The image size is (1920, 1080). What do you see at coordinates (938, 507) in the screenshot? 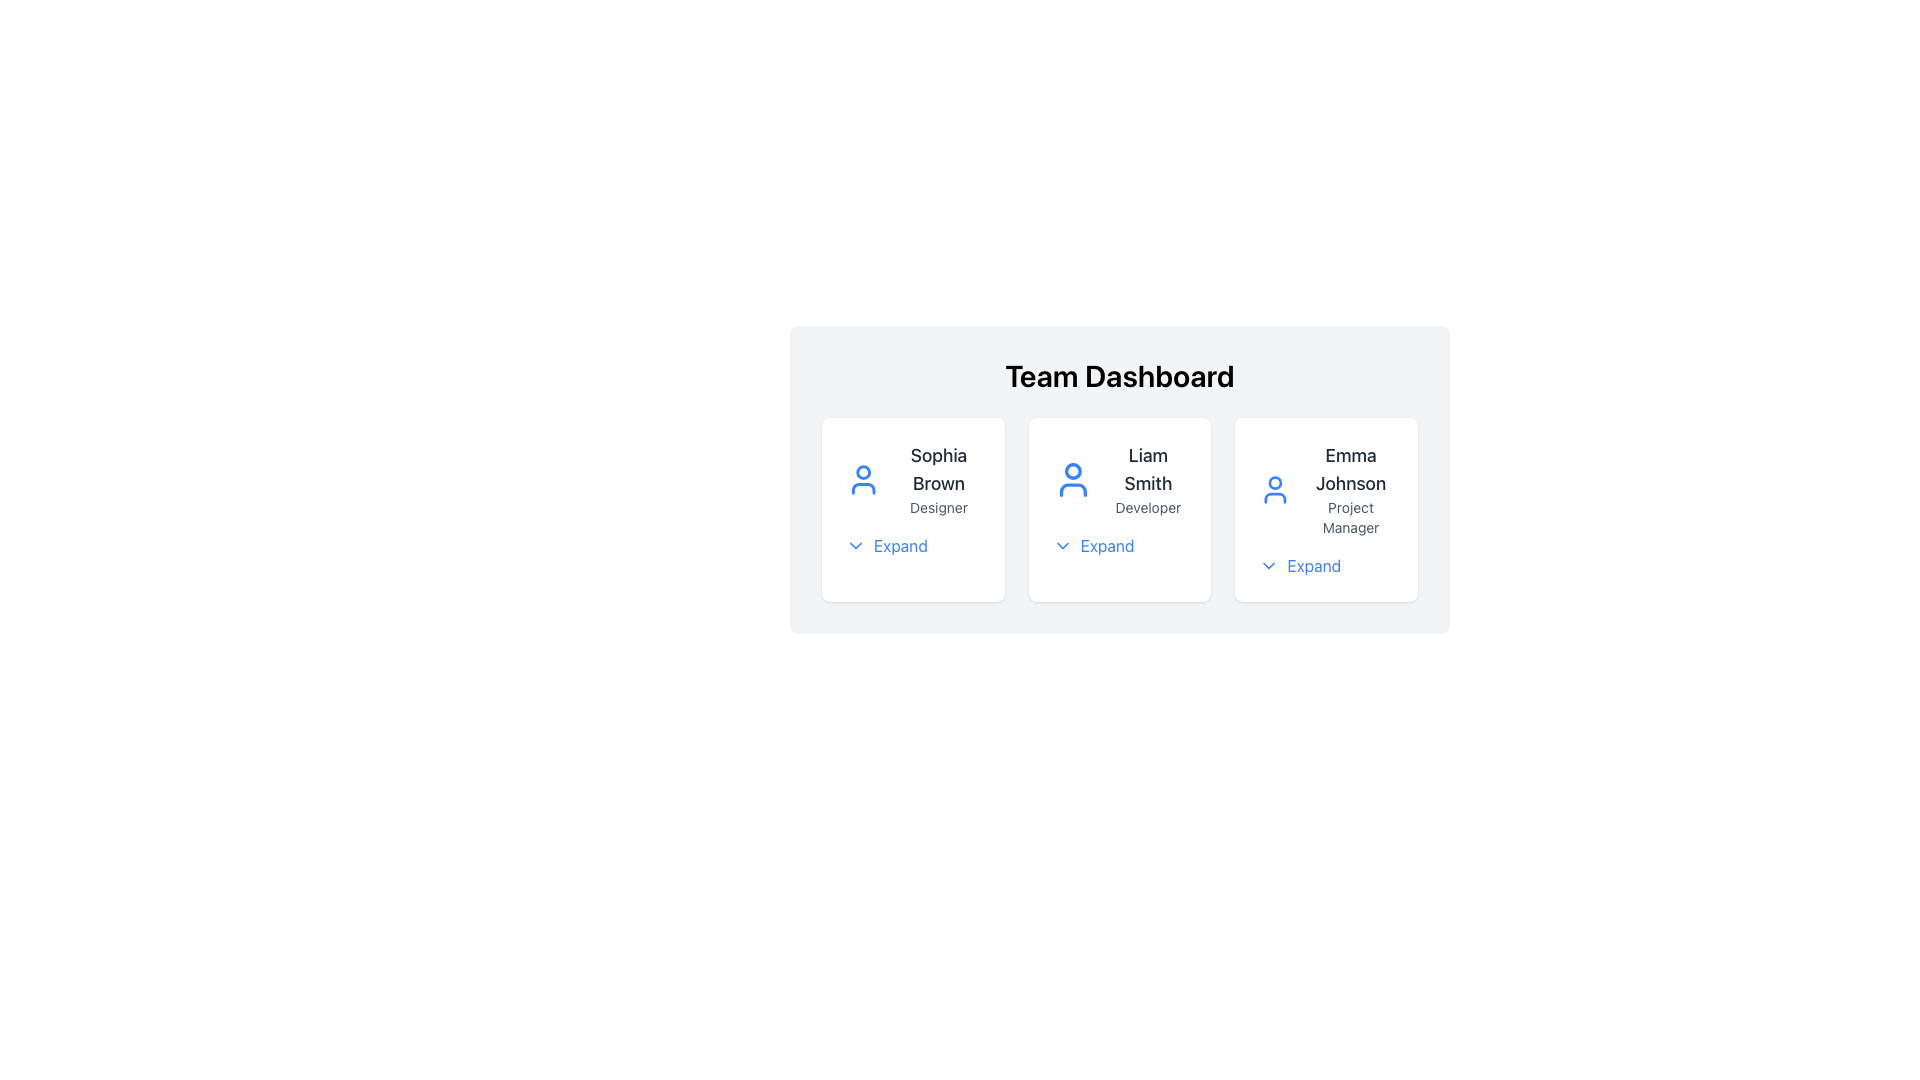
I see `'Designer' label that indicates the role associated with the individual 'Sophia Brown' in the leftmost card` at bounding box center [938, 507].